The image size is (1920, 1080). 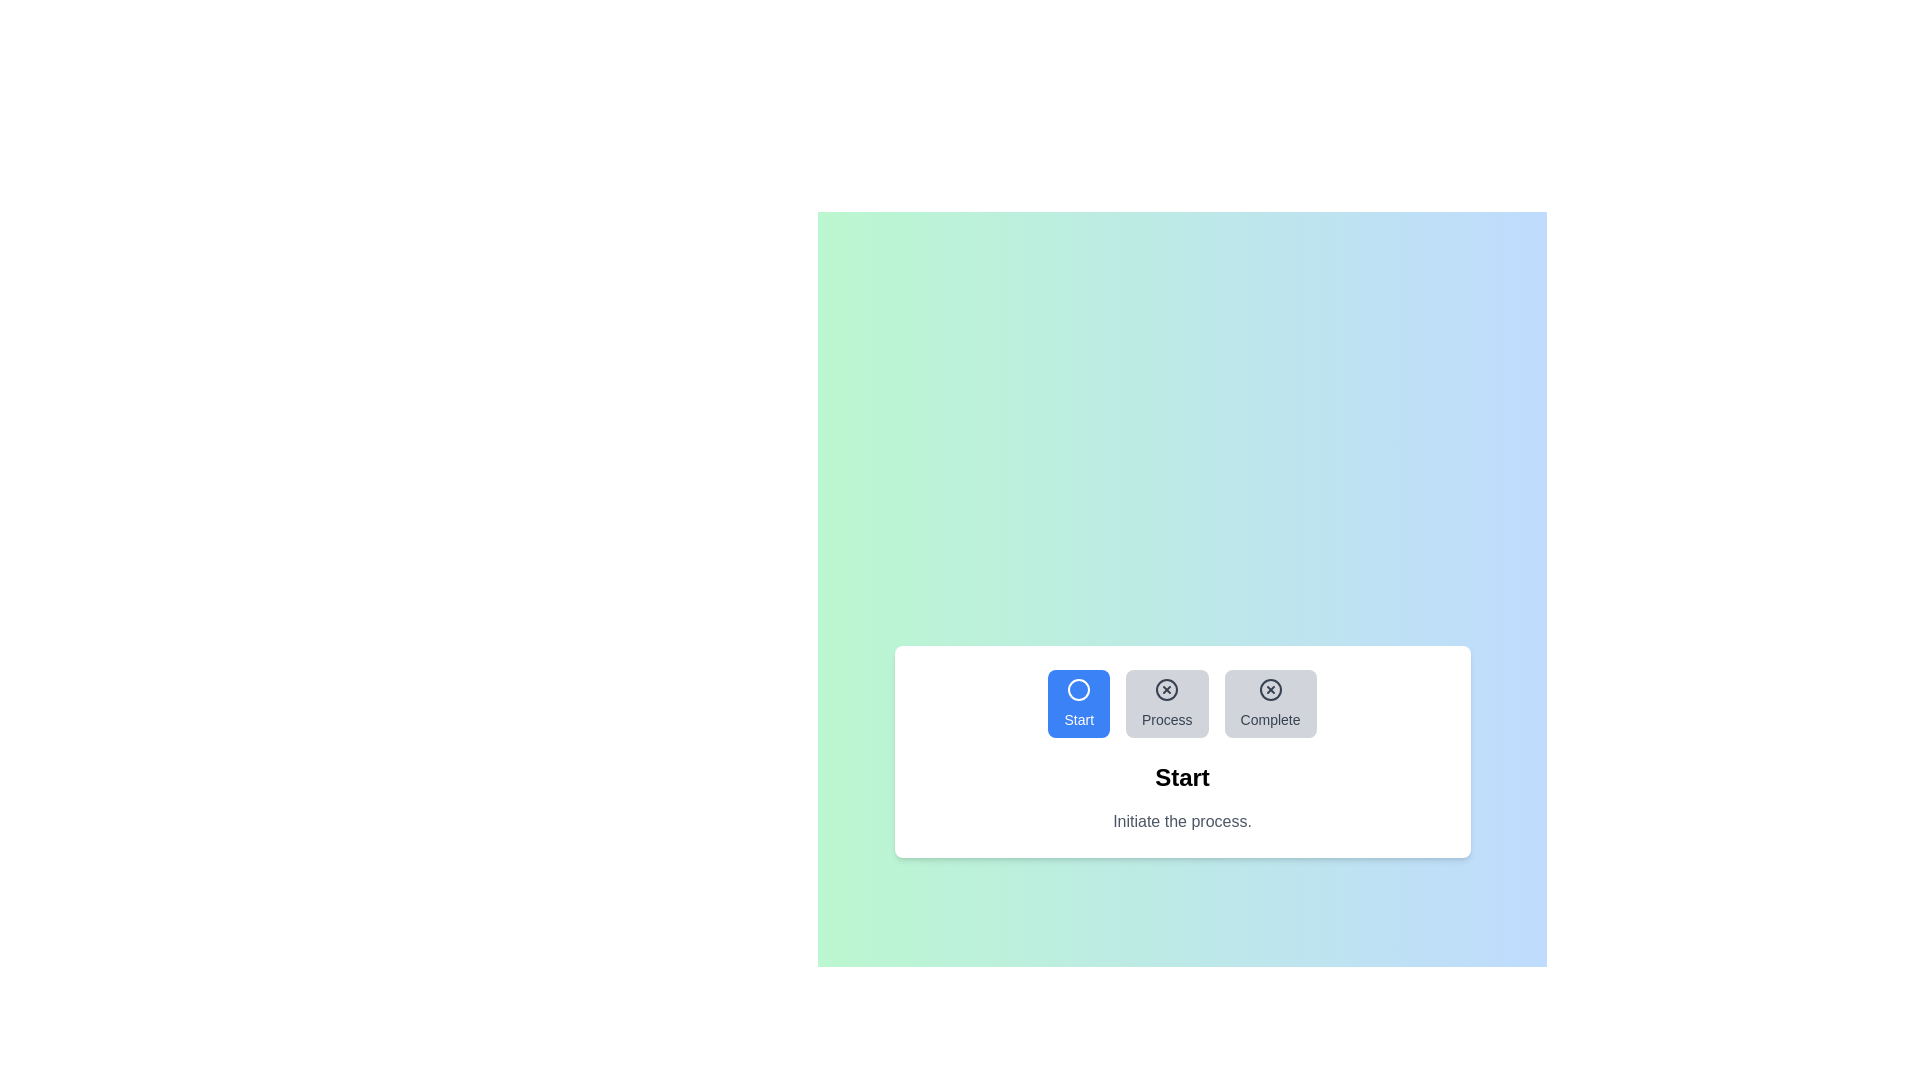 What do you see at coordinates (1167, 689) in the screenshot?
I see `the visual styling of the SVG Circle element located within the 'Process' button in the card-like interface` at bounding box center [1167, 689].